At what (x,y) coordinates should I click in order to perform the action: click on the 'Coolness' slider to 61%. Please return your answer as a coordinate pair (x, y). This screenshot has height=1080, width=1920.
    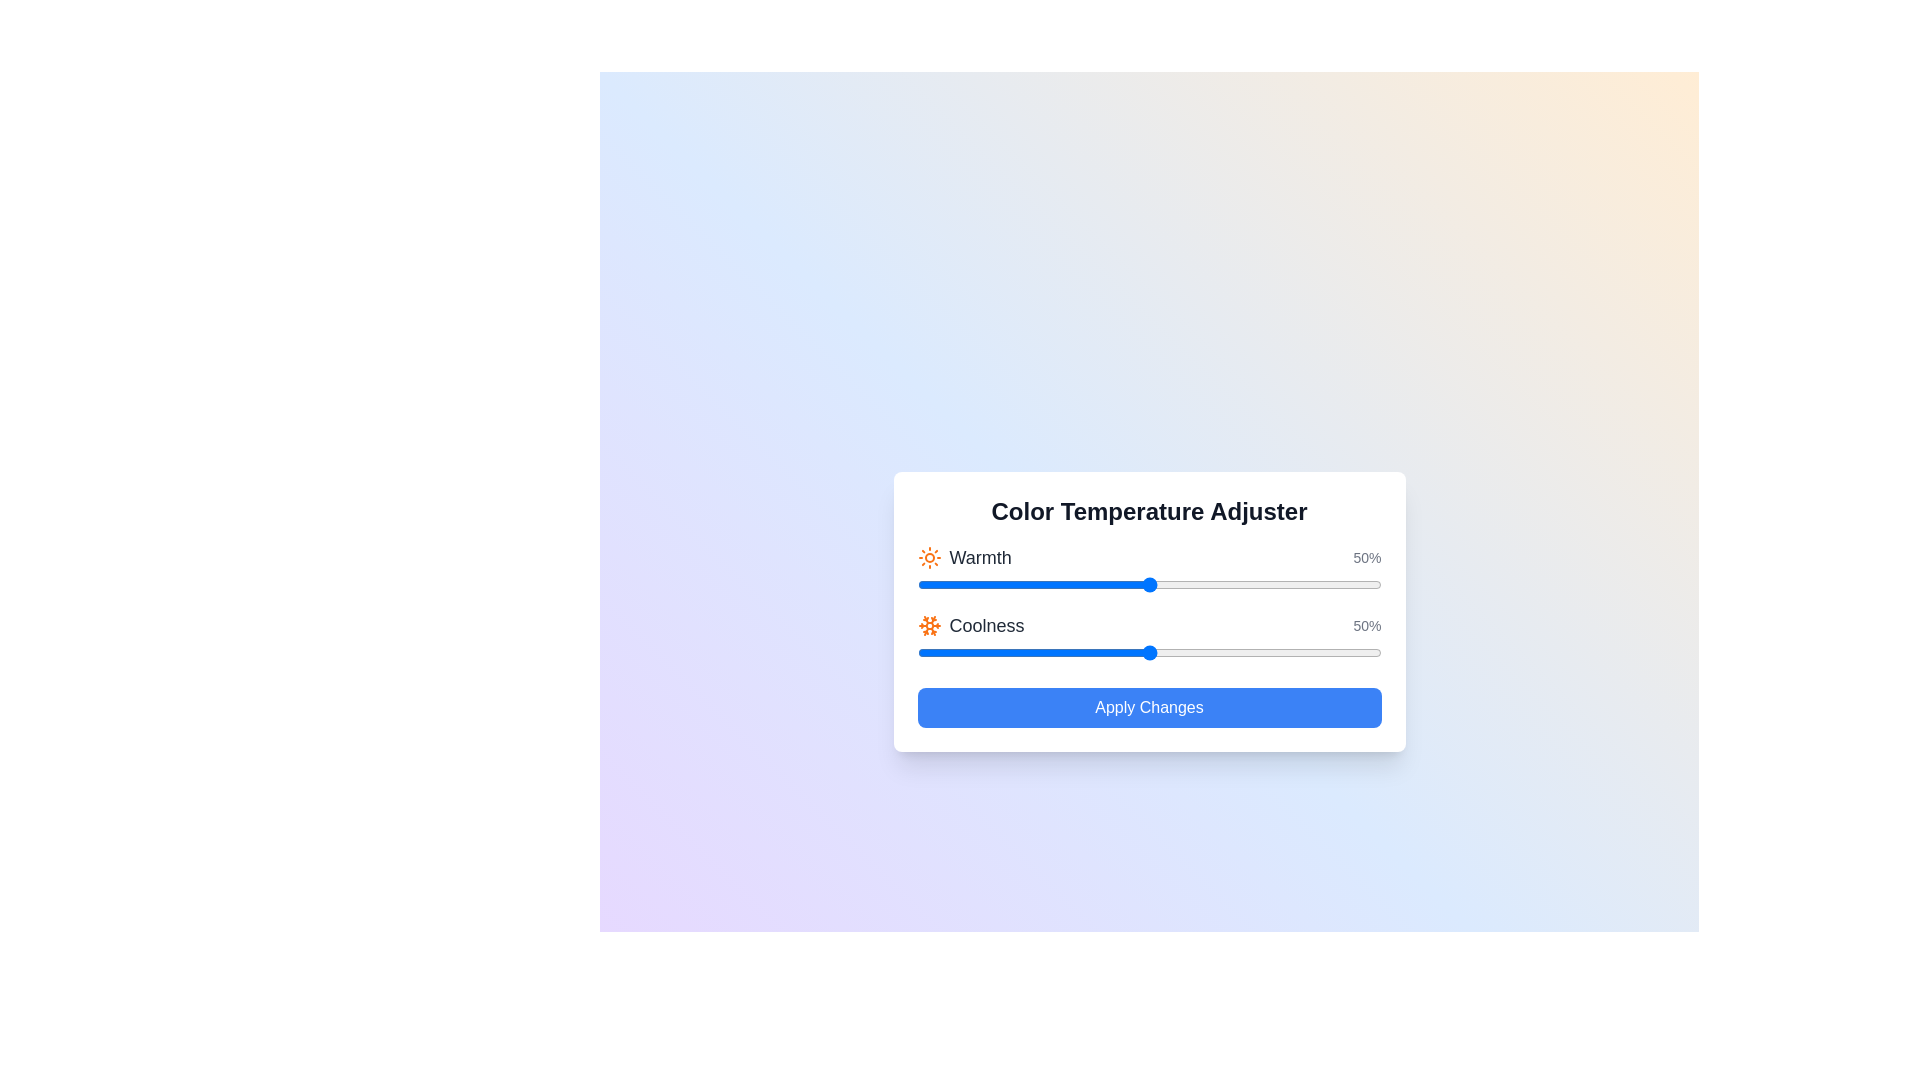
    Looking at the image, I should click on (1200, 652).